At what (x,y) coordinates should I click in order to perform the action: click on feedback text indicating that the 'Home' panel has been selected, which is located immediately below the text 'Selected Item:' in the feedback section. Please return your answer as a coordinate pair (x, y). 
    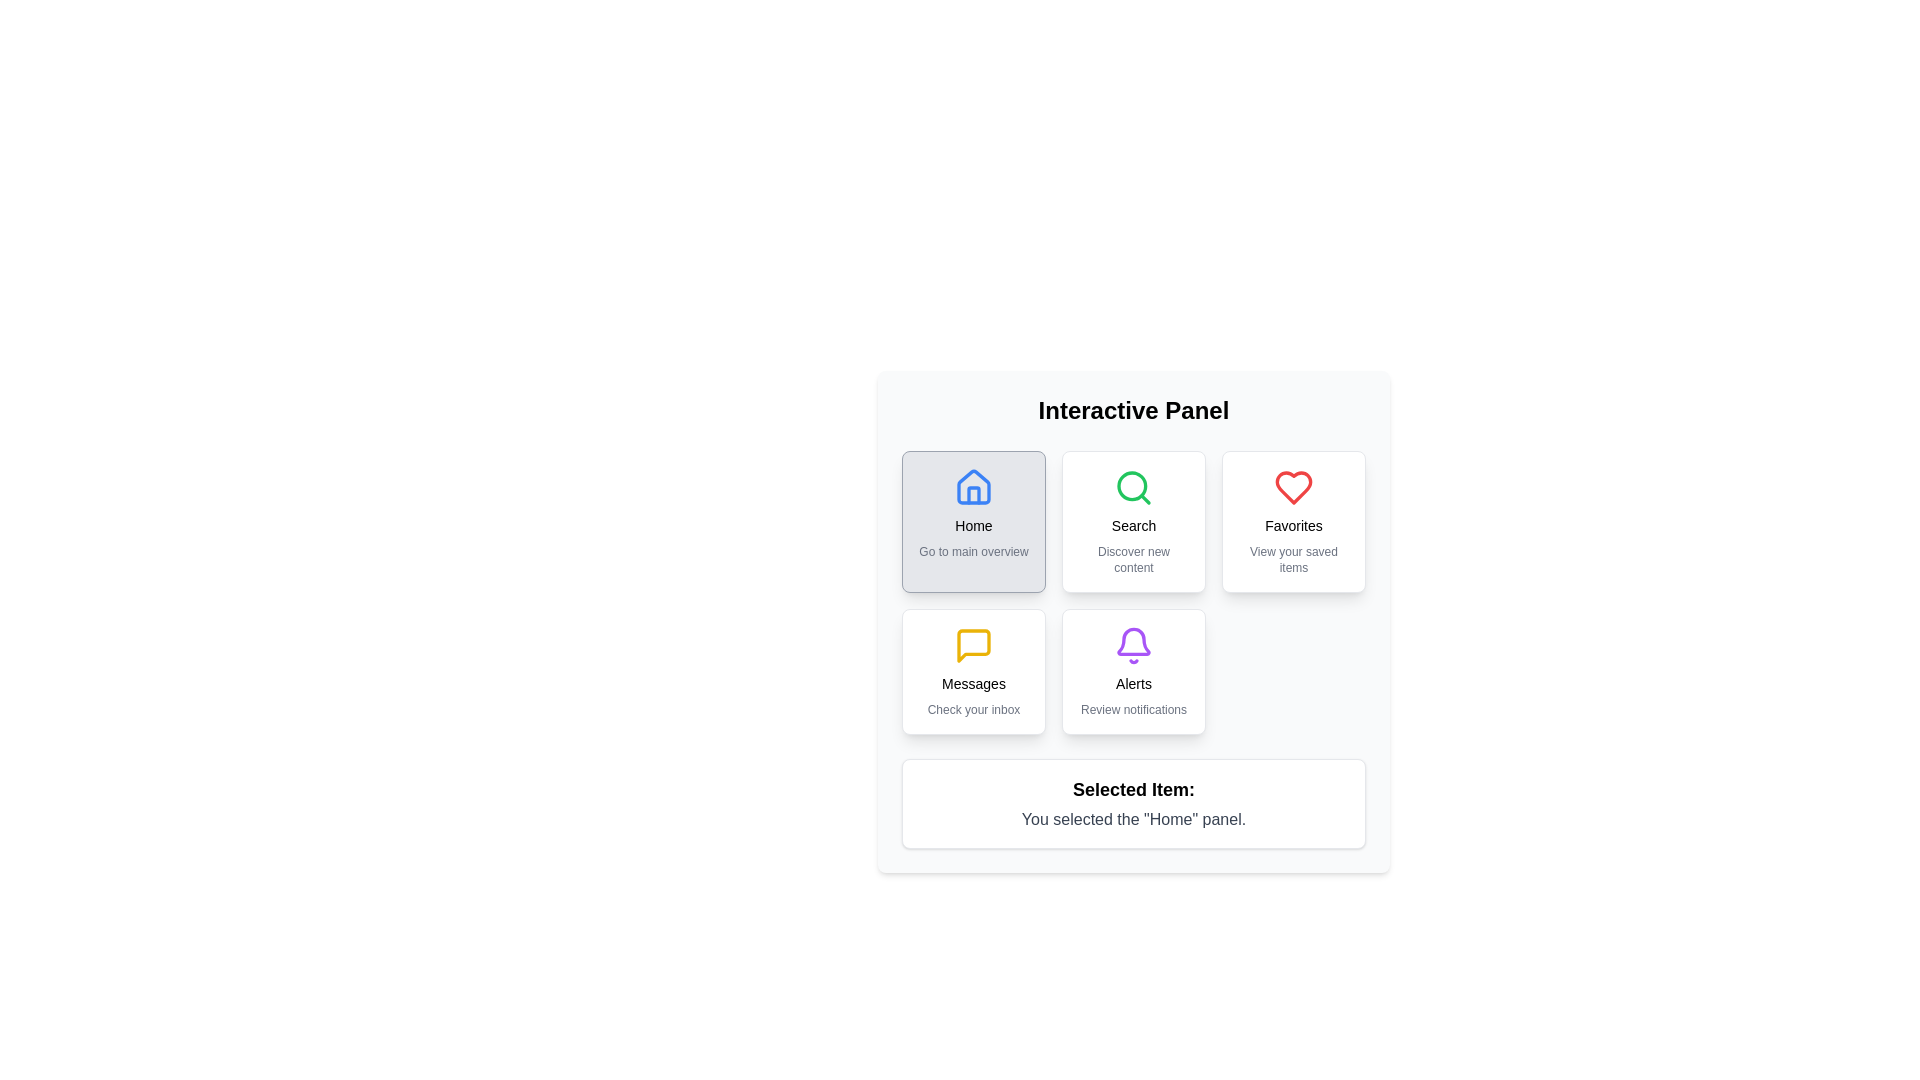
    Looking at the image, I should click on (1133, 820).